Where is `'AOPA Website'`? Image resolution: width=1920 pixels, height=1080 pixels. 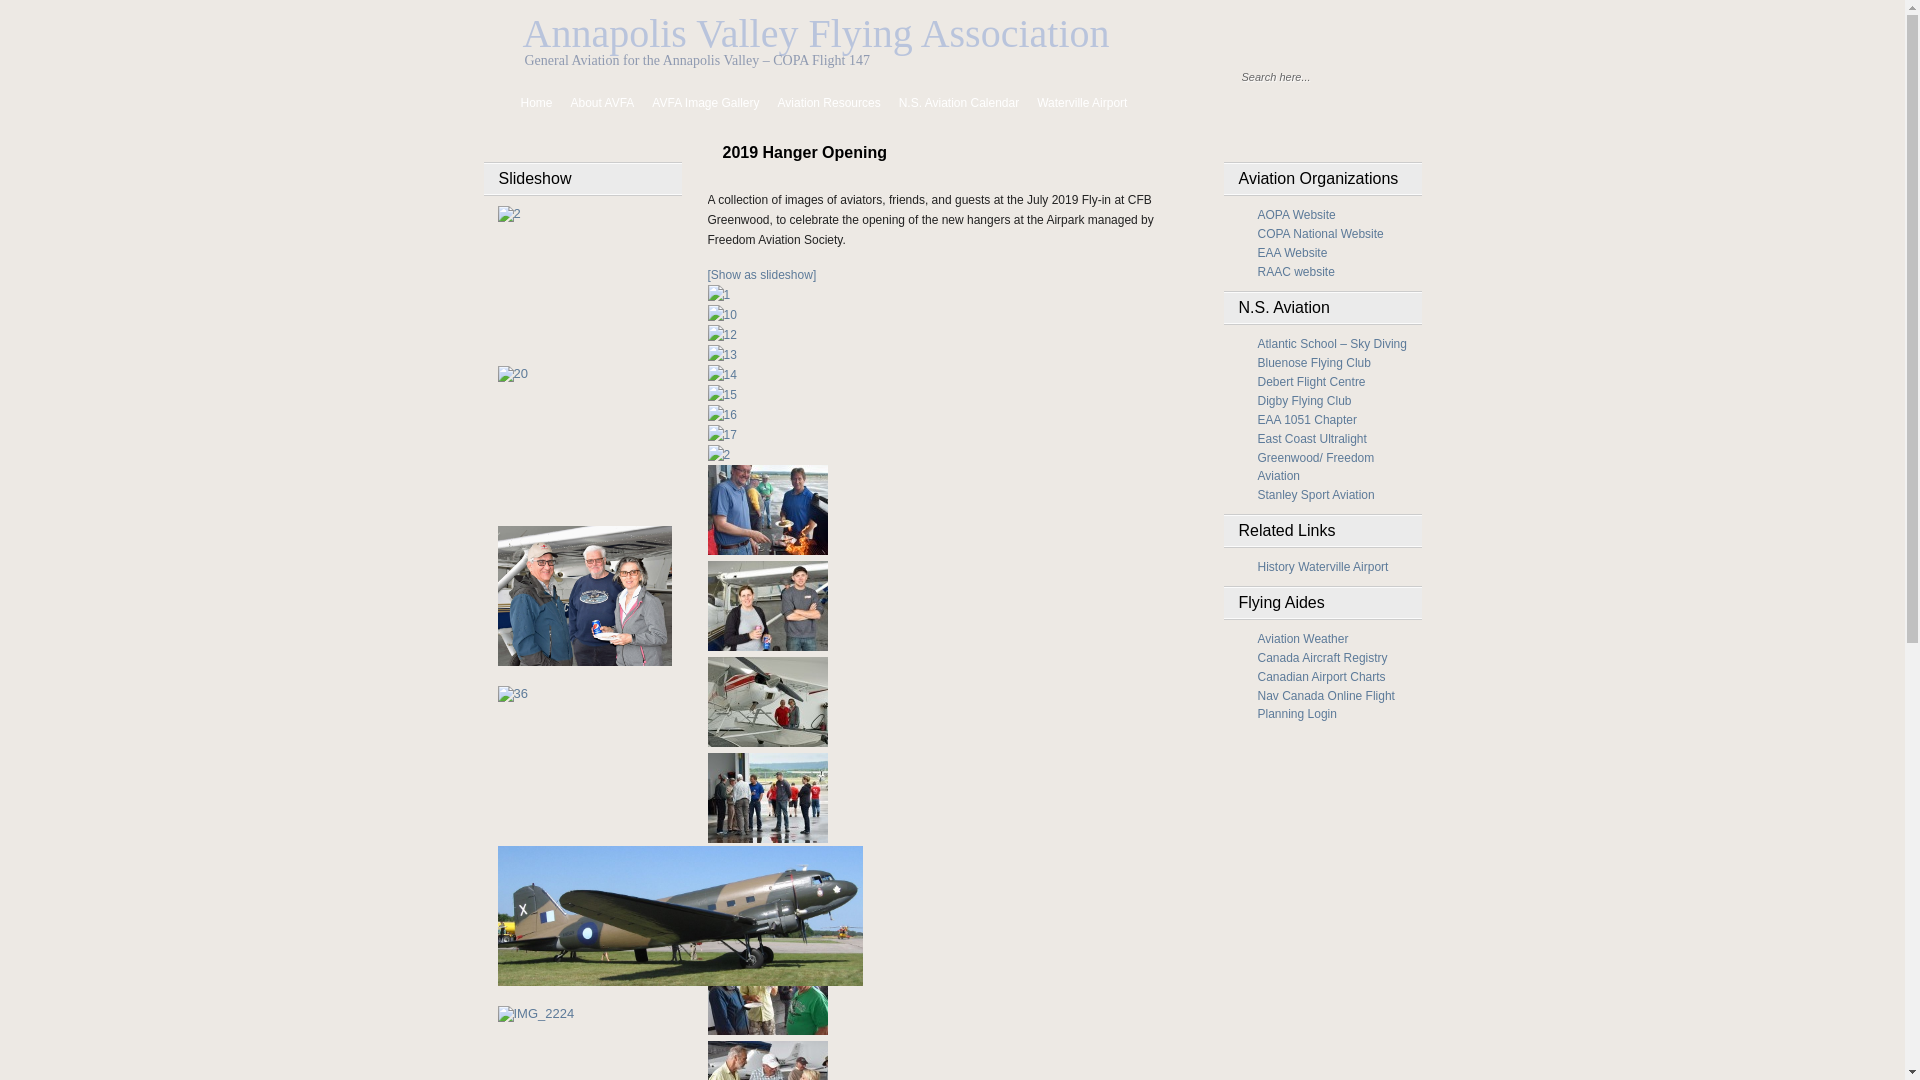 'AOPA Website' is located at coordinates (1296, 215).